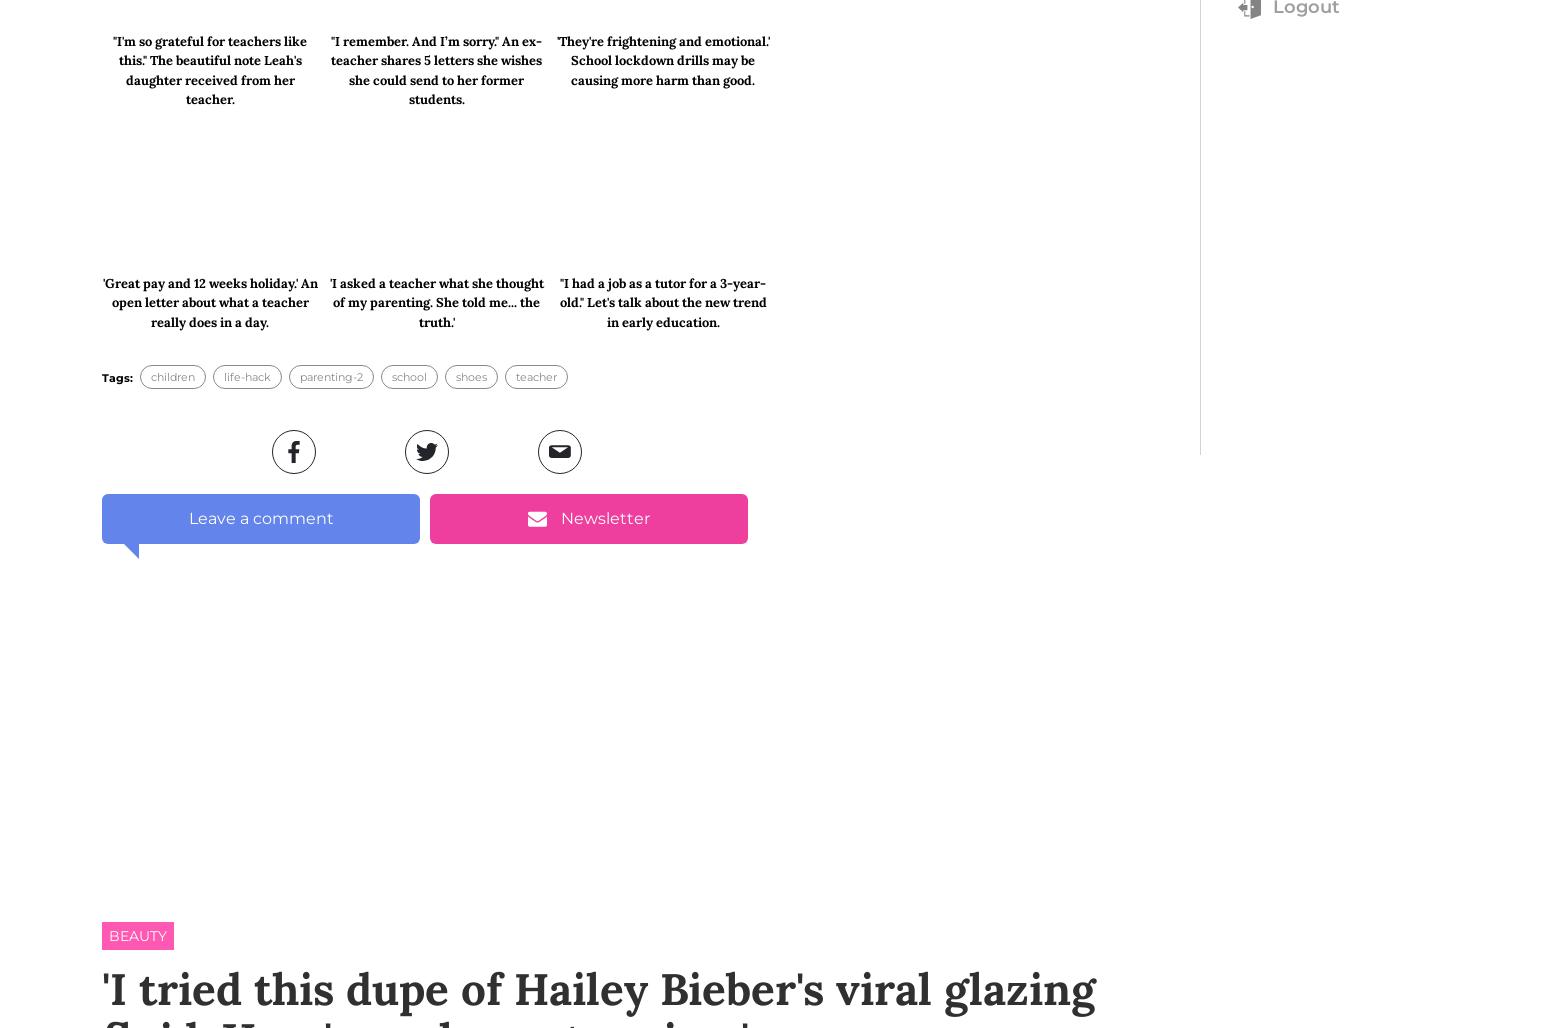 The height and width of the screenshot is (1028, 1560). I want to click on 'Now, before we get into my review – just a note on my skin. She's dry, sensitive and loves throwing a tantrum or two whenever I switch it up too much. The joys!', so click(101, 776).